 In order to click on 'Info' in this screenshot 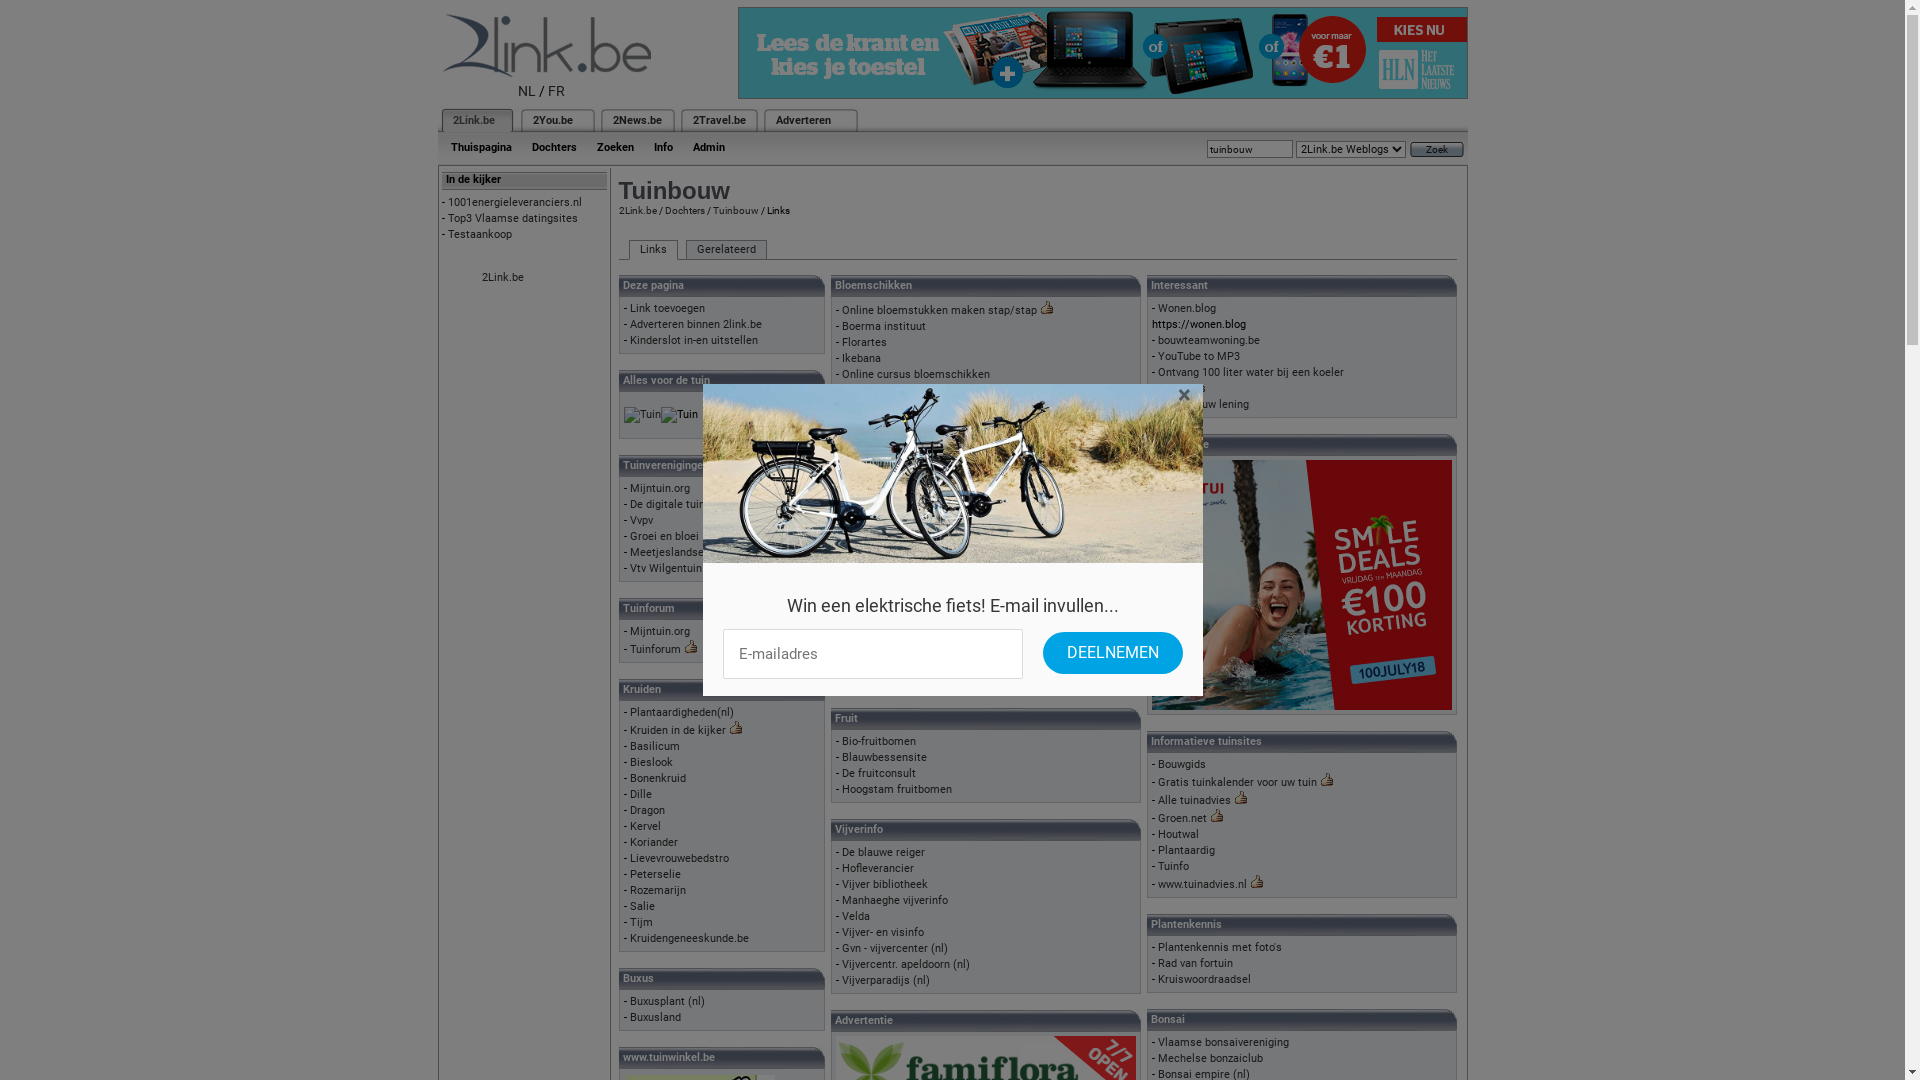, I will do `click(663, 146)`.